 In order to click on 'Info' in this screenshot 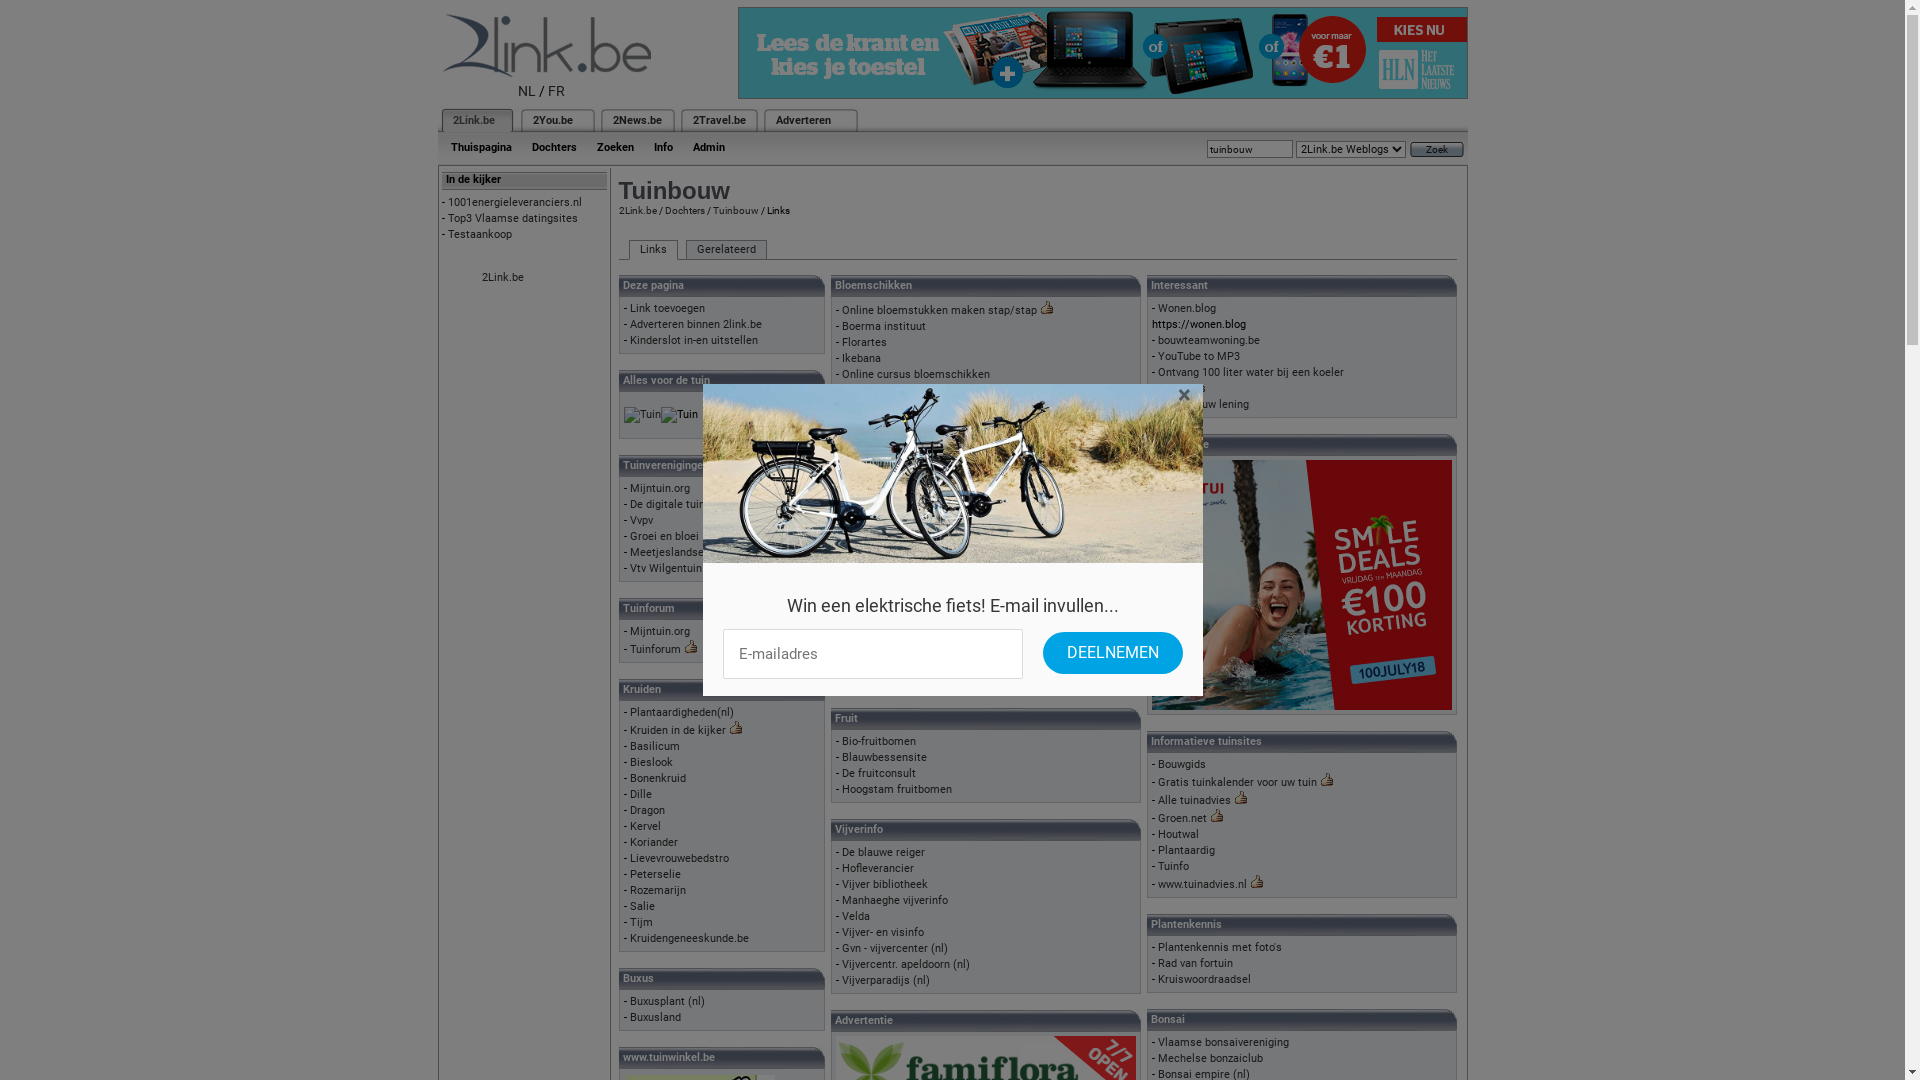, I will do `click(663, 146)`.